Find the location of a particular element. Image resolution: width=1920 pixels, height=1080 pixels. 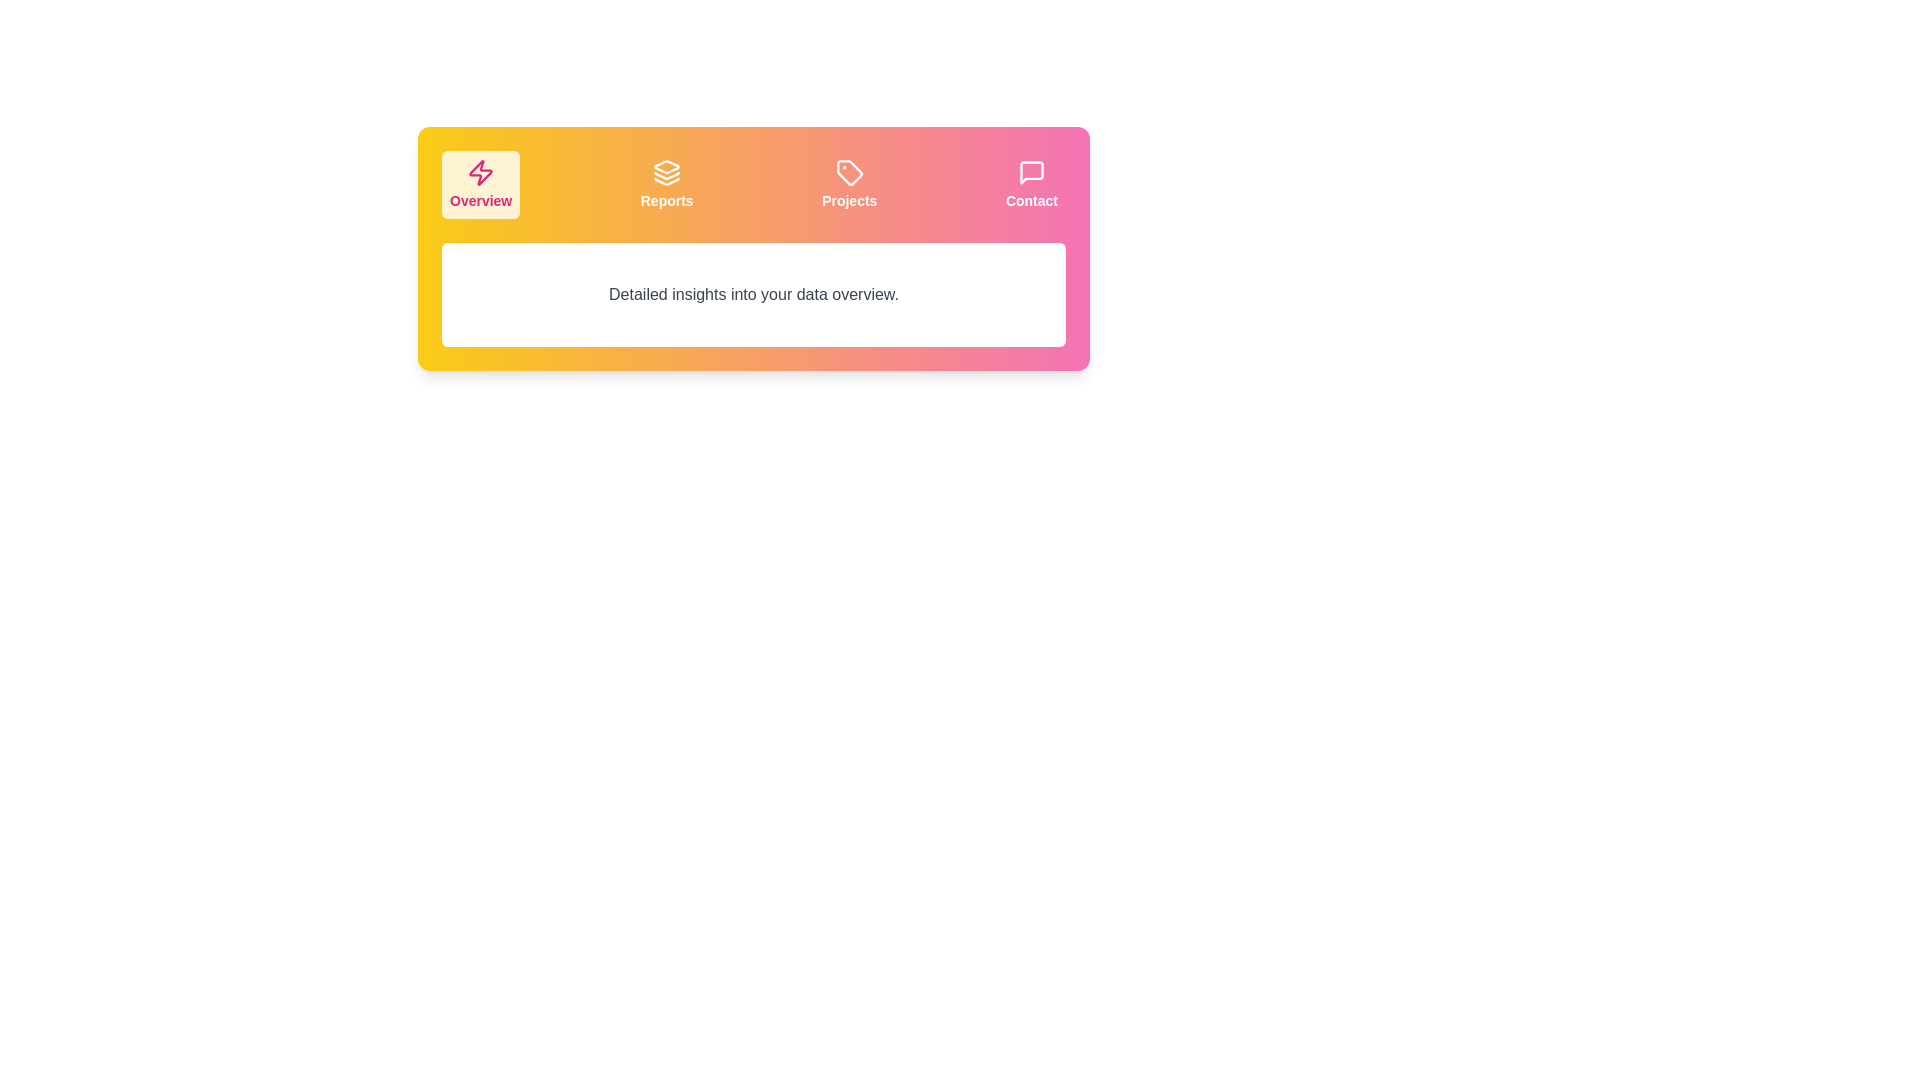

the 'Contact' text label, which is displayed in a bold font style and smaller size in a subdued pink hue, located underneath a message bubble icon in the top bar's rightmost segment is located at coordinates (1032, 200).